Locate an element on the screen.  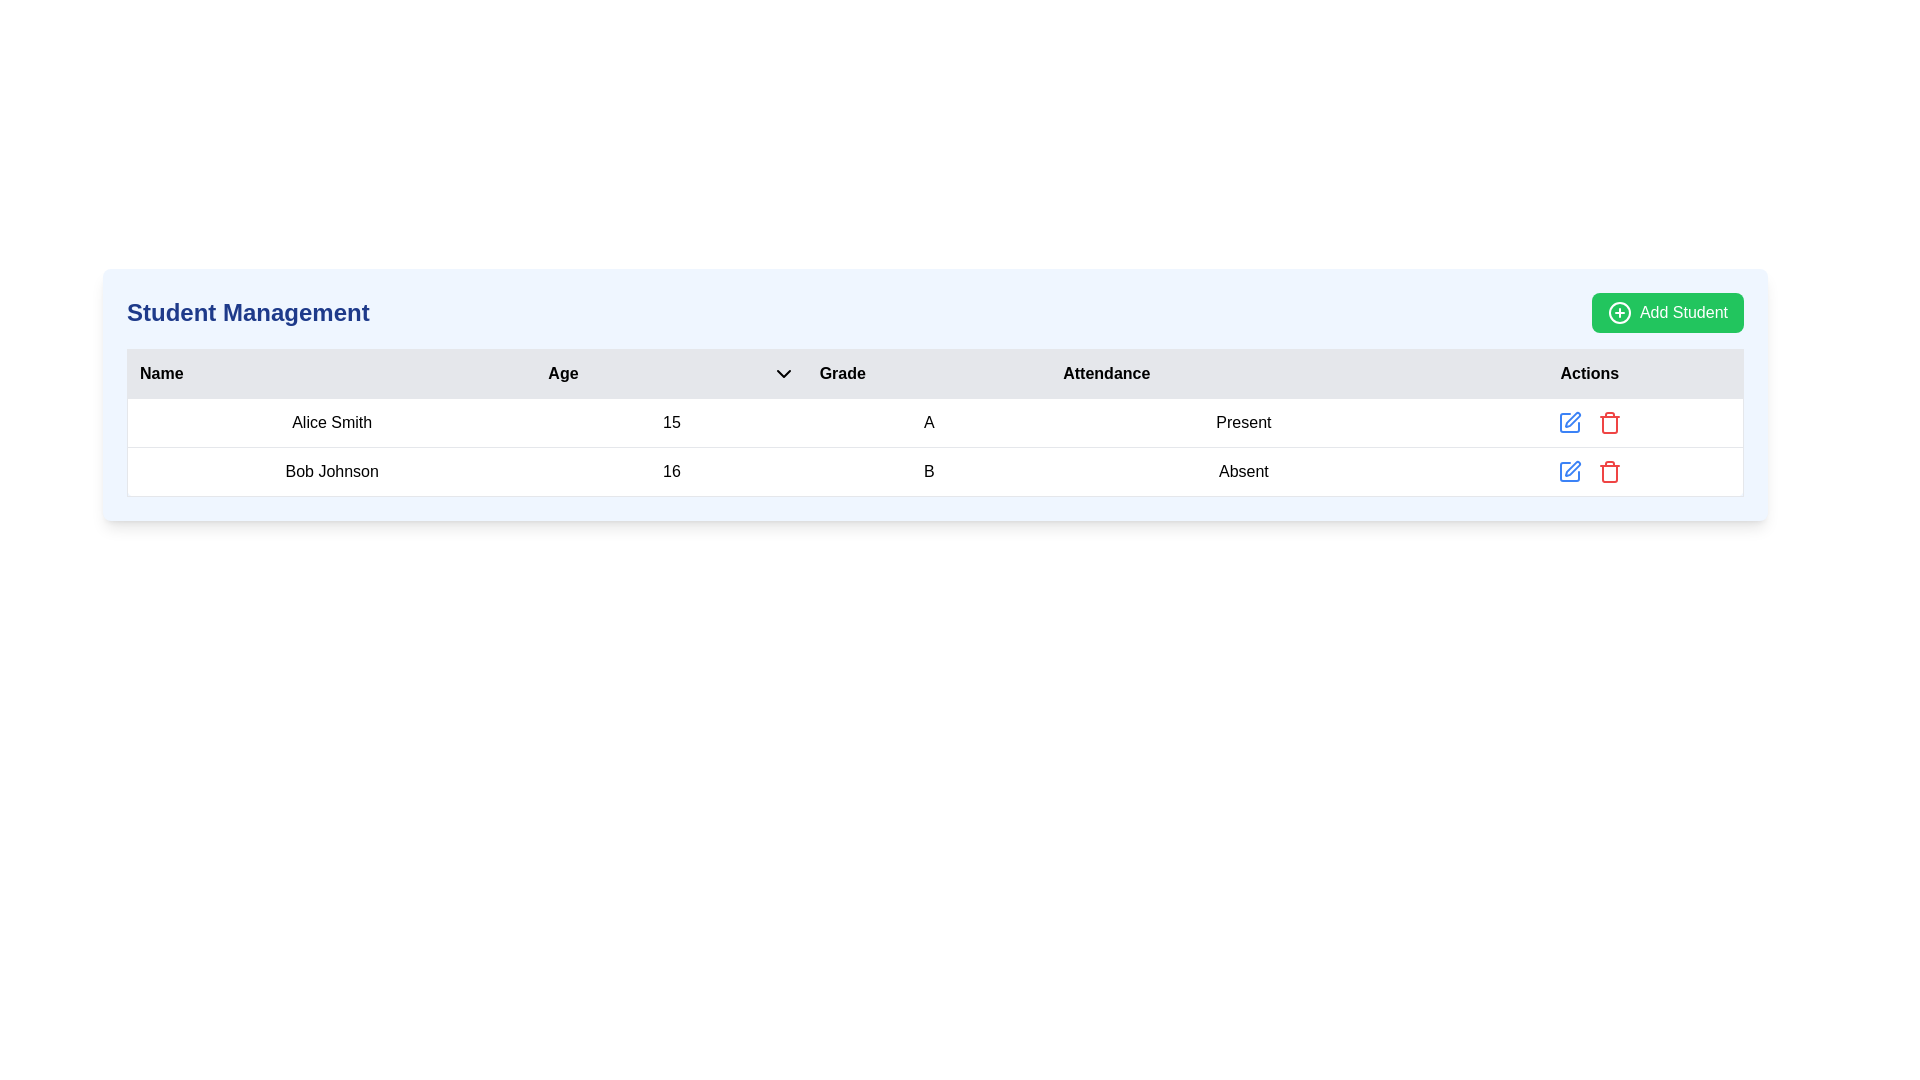
the static text element displaying the age (15) of the student 'Alice Smith' in the second column of the student record table is located at coordinates (672, 422).